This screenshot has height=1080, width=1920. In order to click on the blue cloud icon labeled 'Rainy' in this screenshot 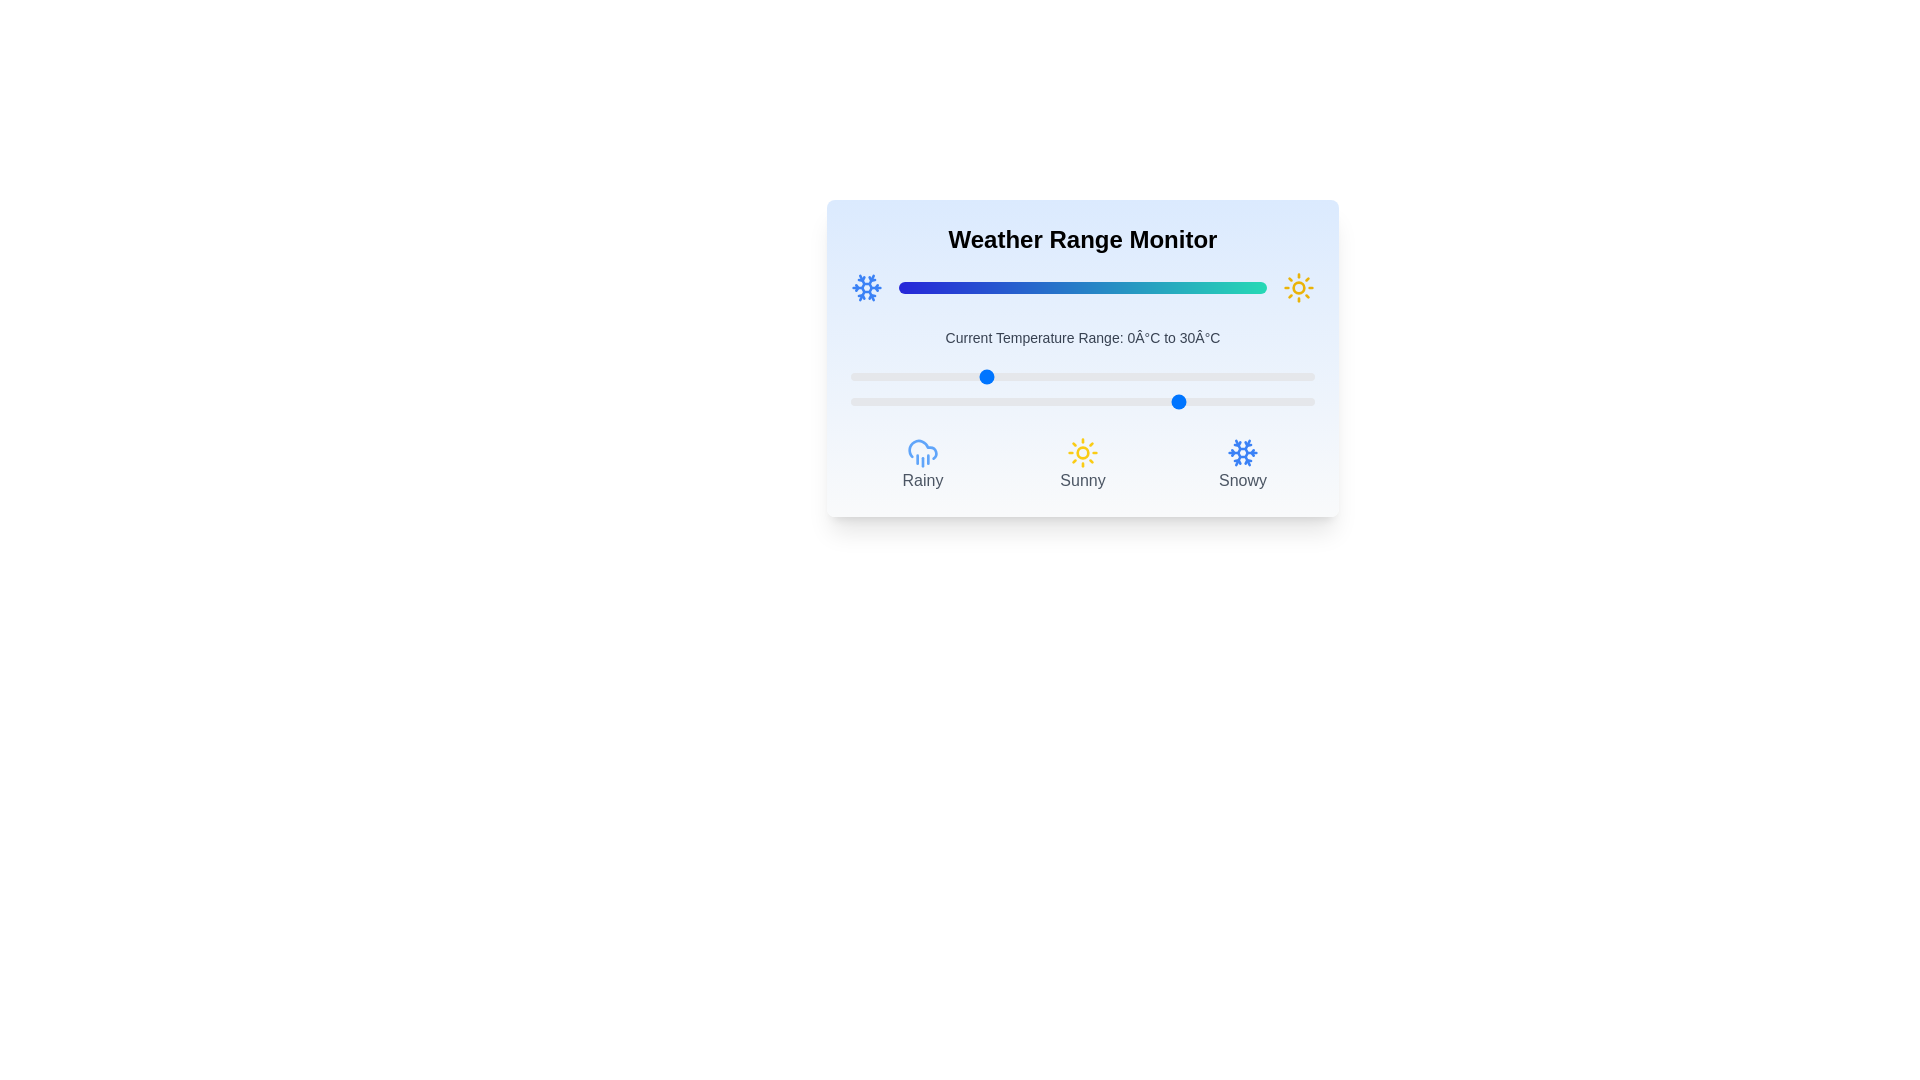, I will do `click(921, 465)`.